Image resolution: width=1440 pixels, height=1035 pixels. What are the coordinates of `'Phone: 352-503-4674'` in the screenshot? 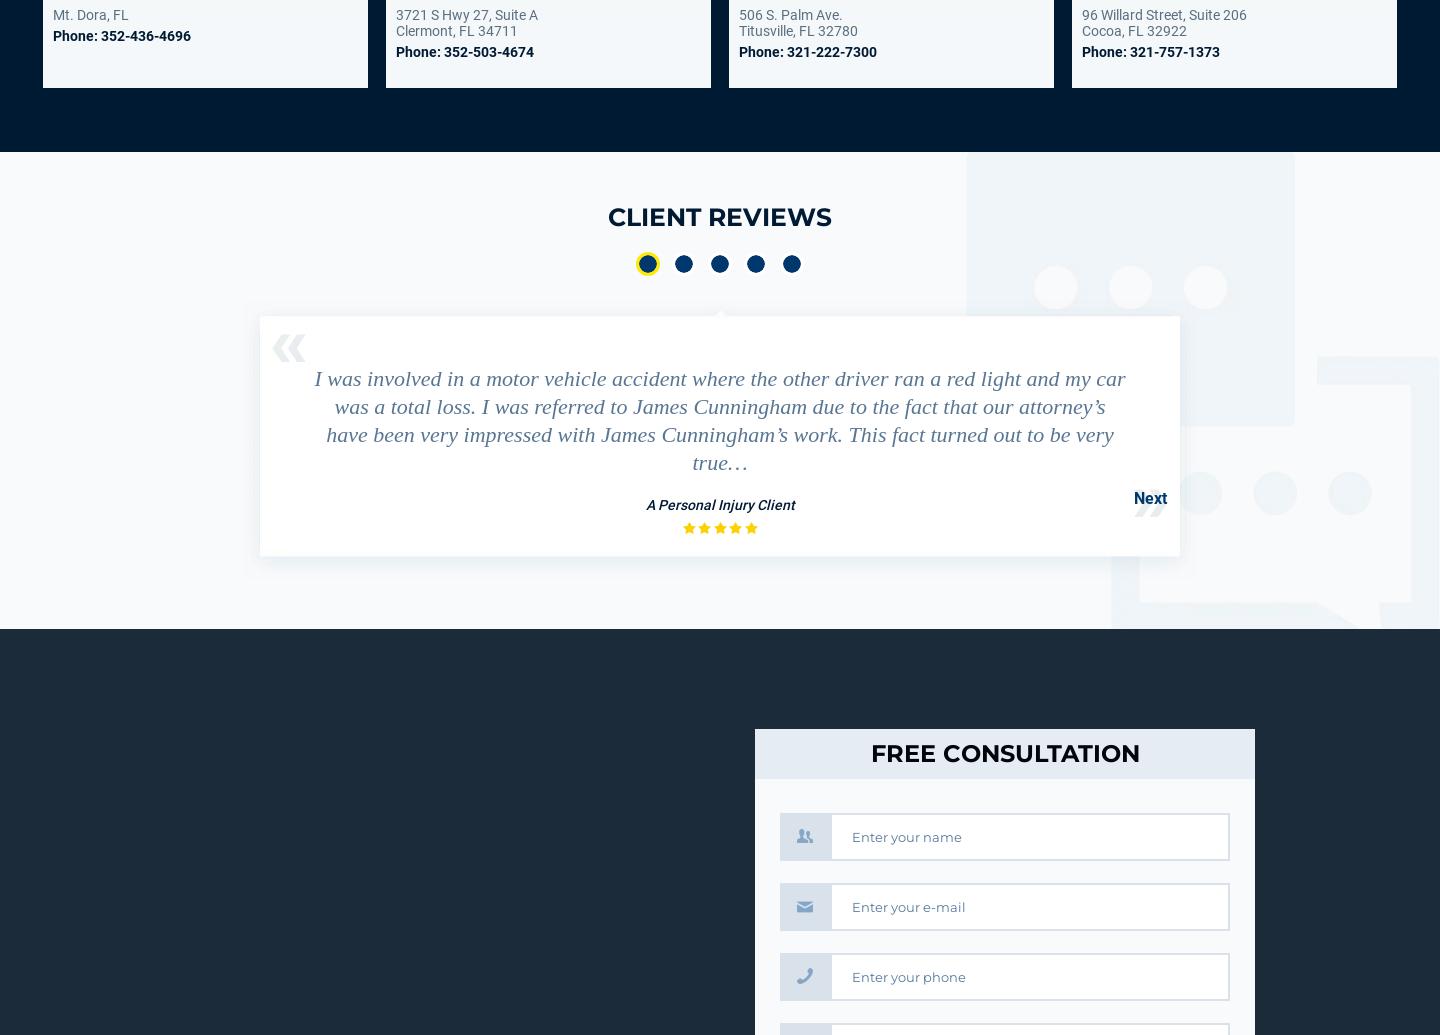 It's located at (464, 51).